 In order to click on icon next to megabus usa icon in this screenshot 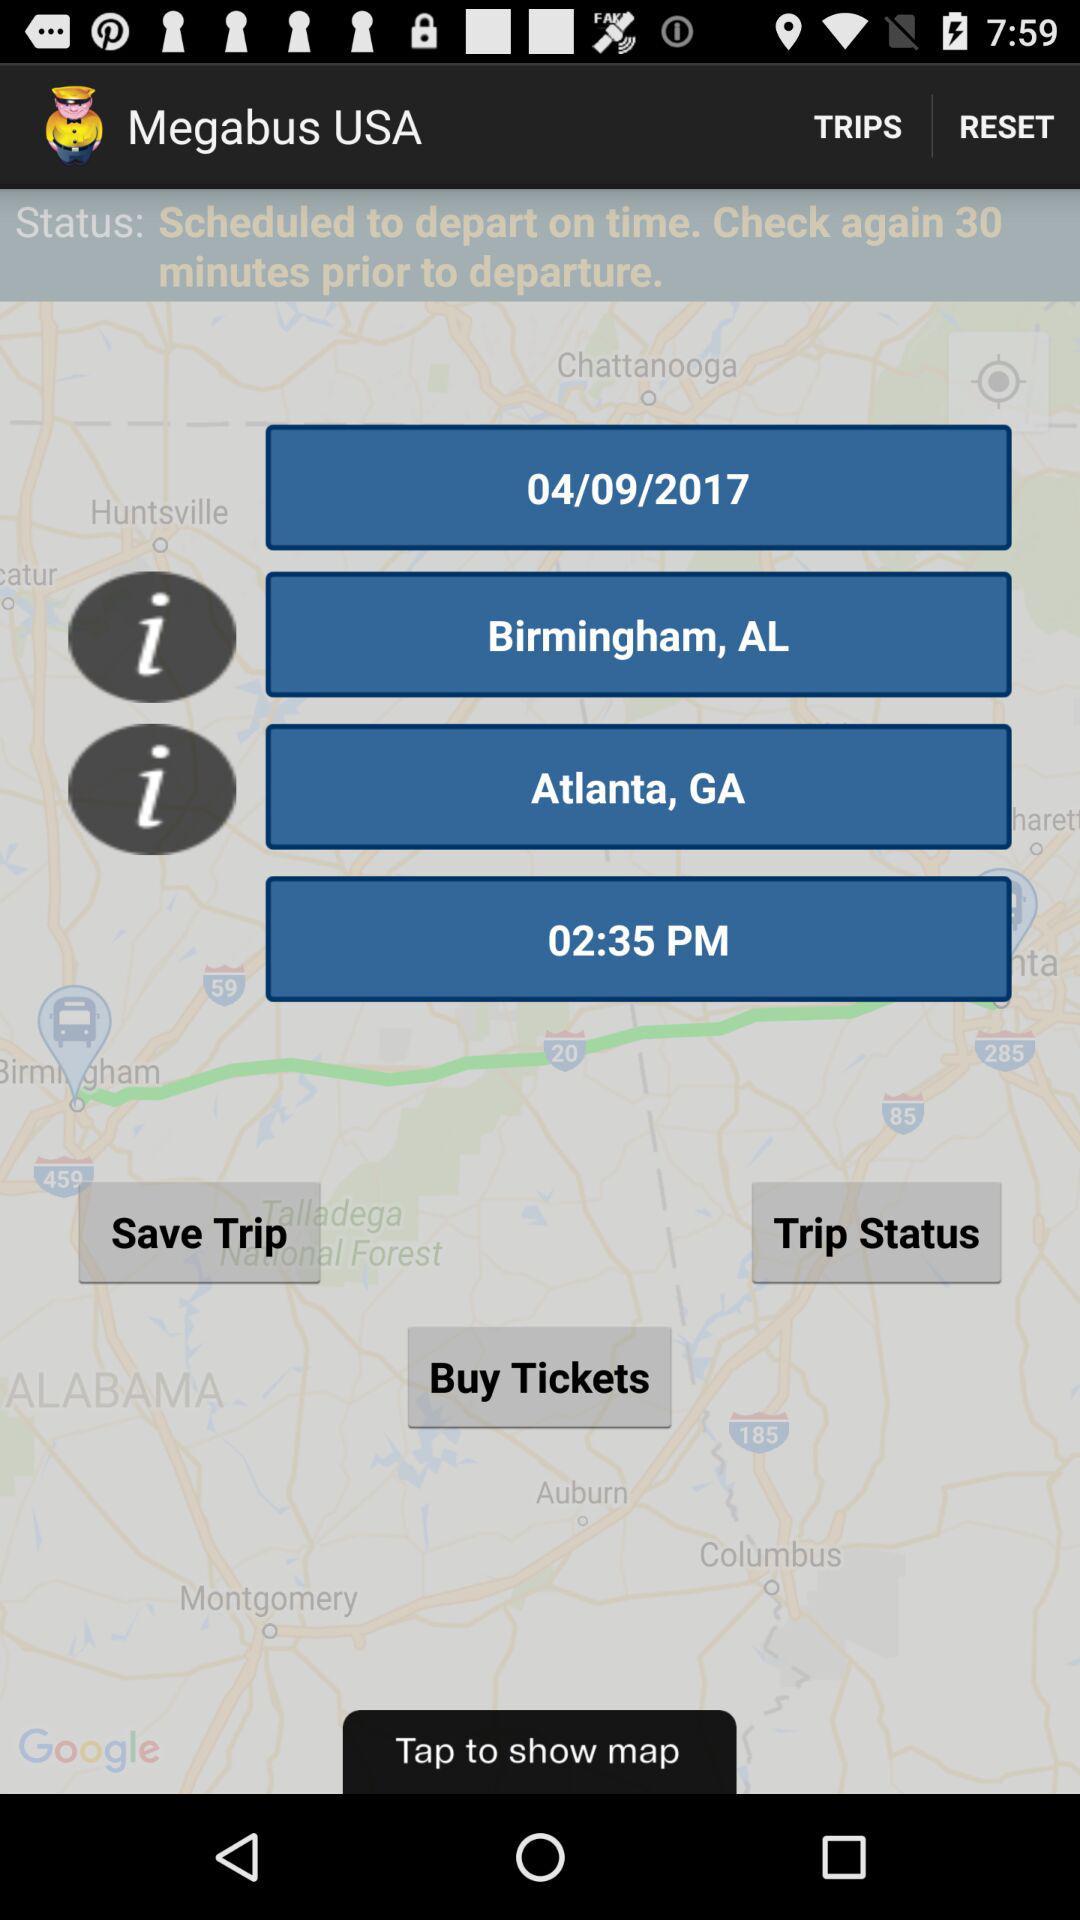, I will do `click(856, 124)`.